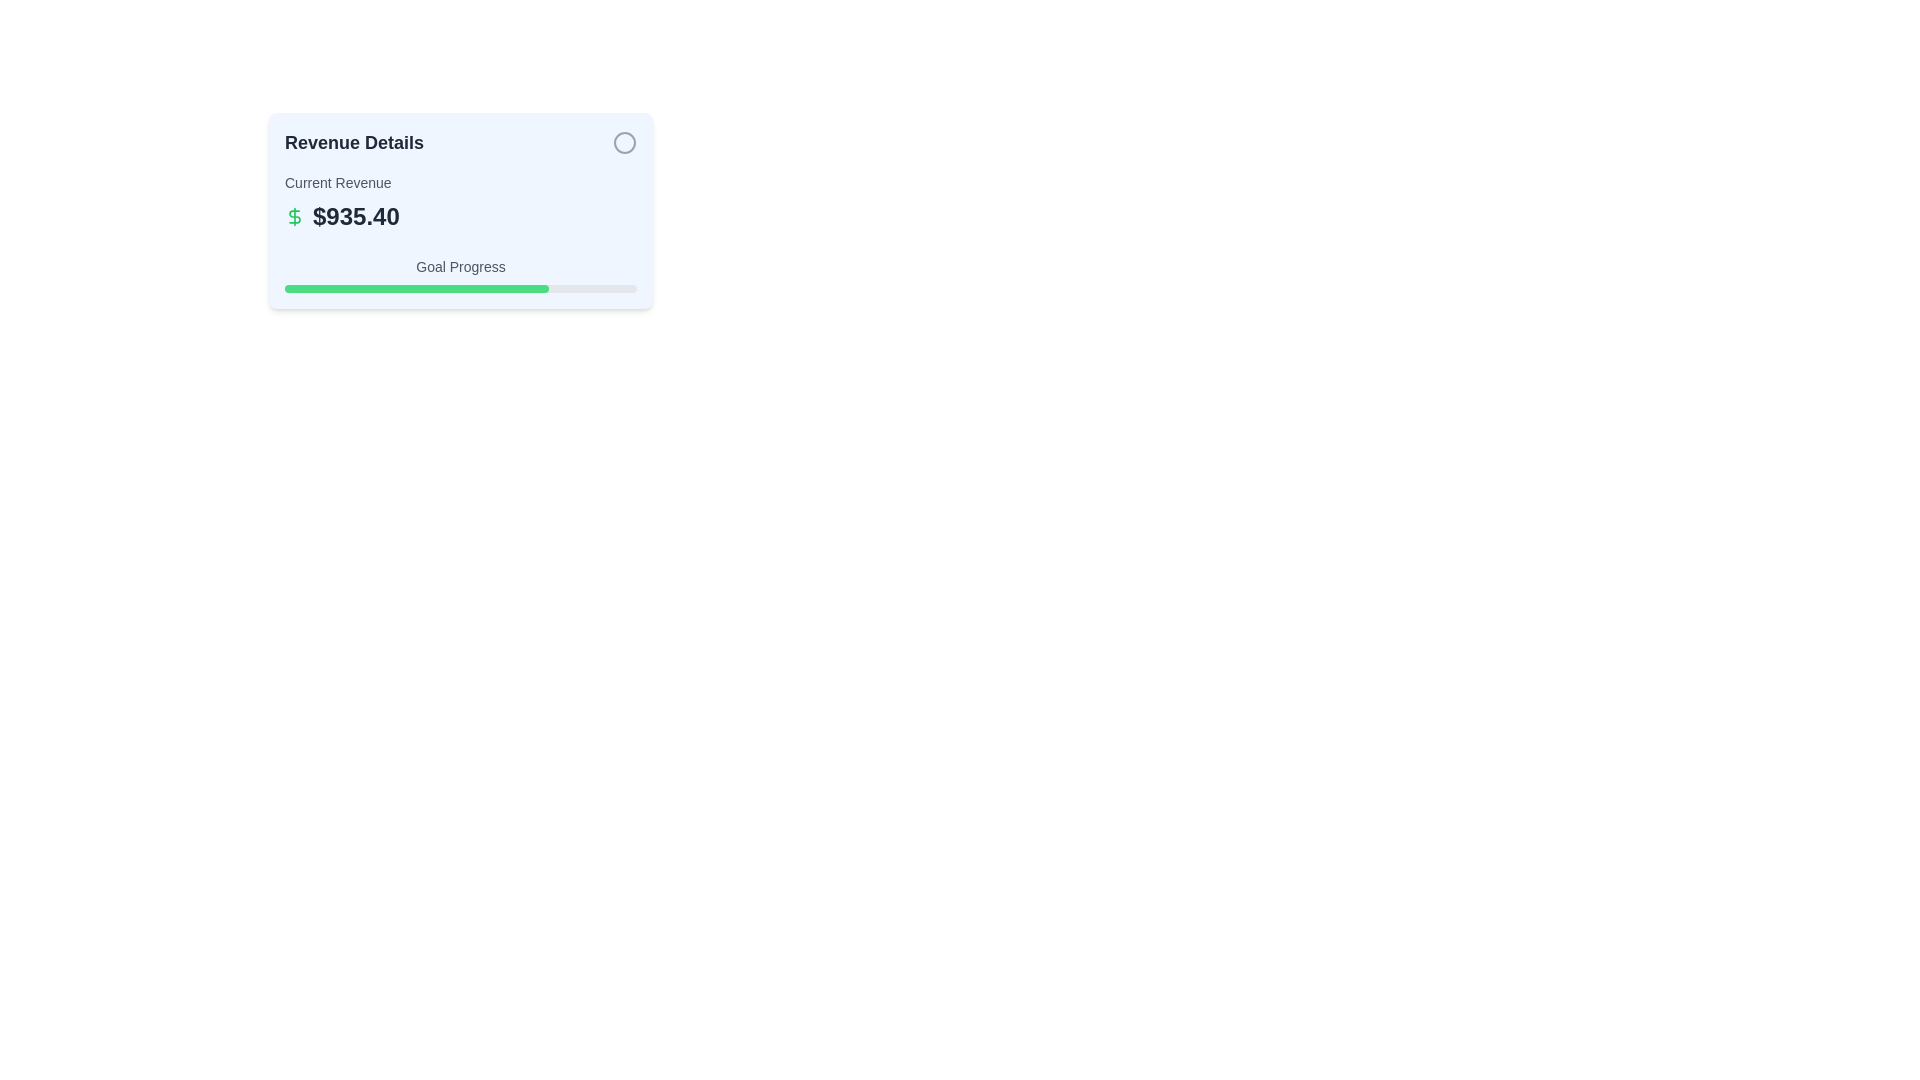  What do you see at coordinates (338, 182) in the screenshot?
I see `the 'Current Revenue' text label, which is styled with gray color and small font size, located within the 'Revenue Details' card interface above the numerical revenue value '$935.40'` at bounding box center [338, 182].